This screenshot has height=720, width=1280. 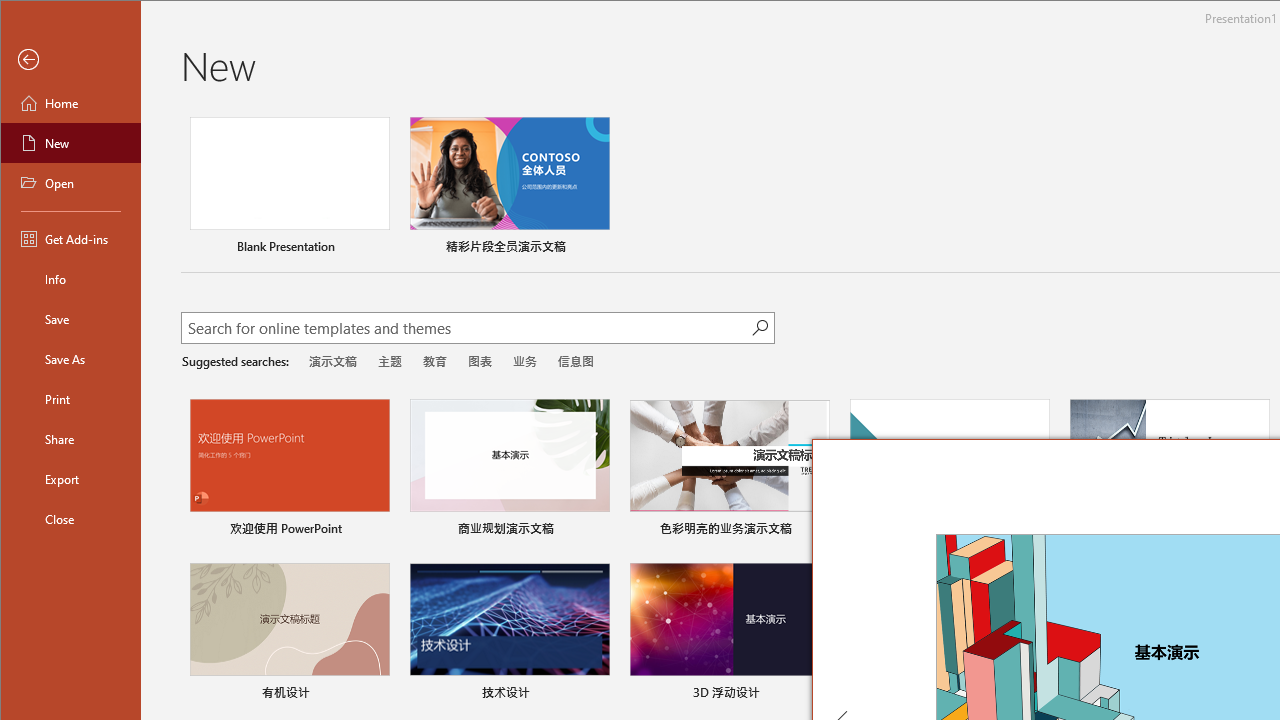 What do you see at coordinates (759, 326) in the screenshot?
I see `'Start searching'` at bounding box center [759, 326].